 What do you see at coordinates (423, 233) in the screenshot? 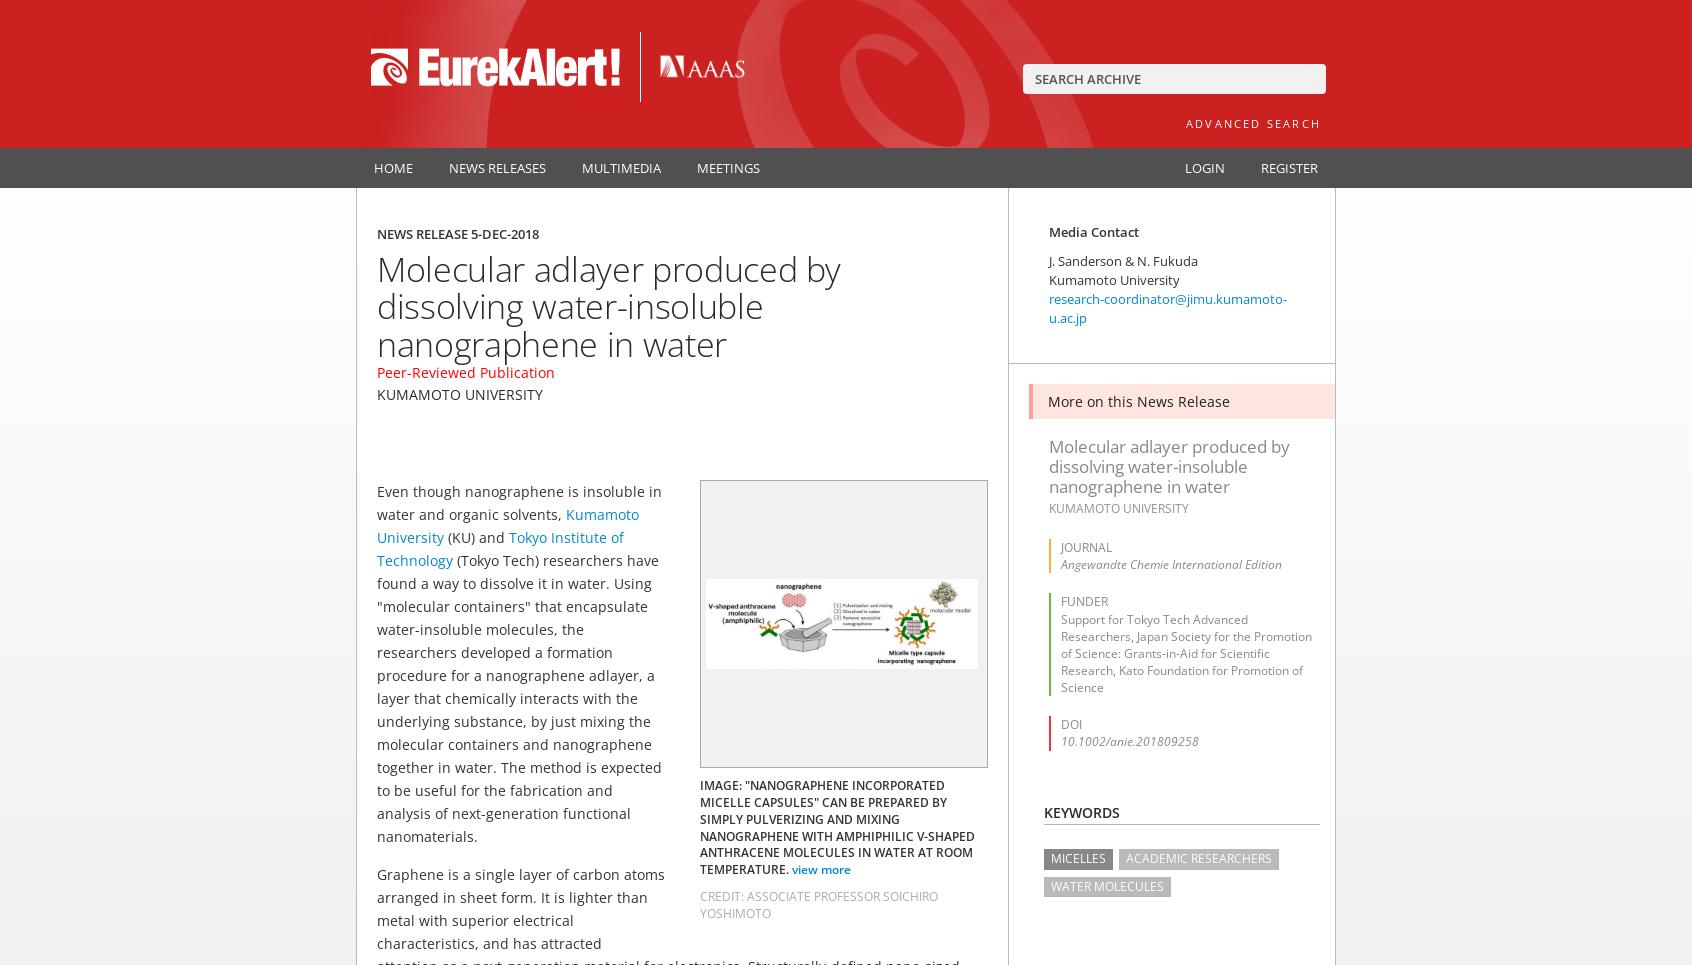
I see `'News Release'` at bounding box center [423, 233].